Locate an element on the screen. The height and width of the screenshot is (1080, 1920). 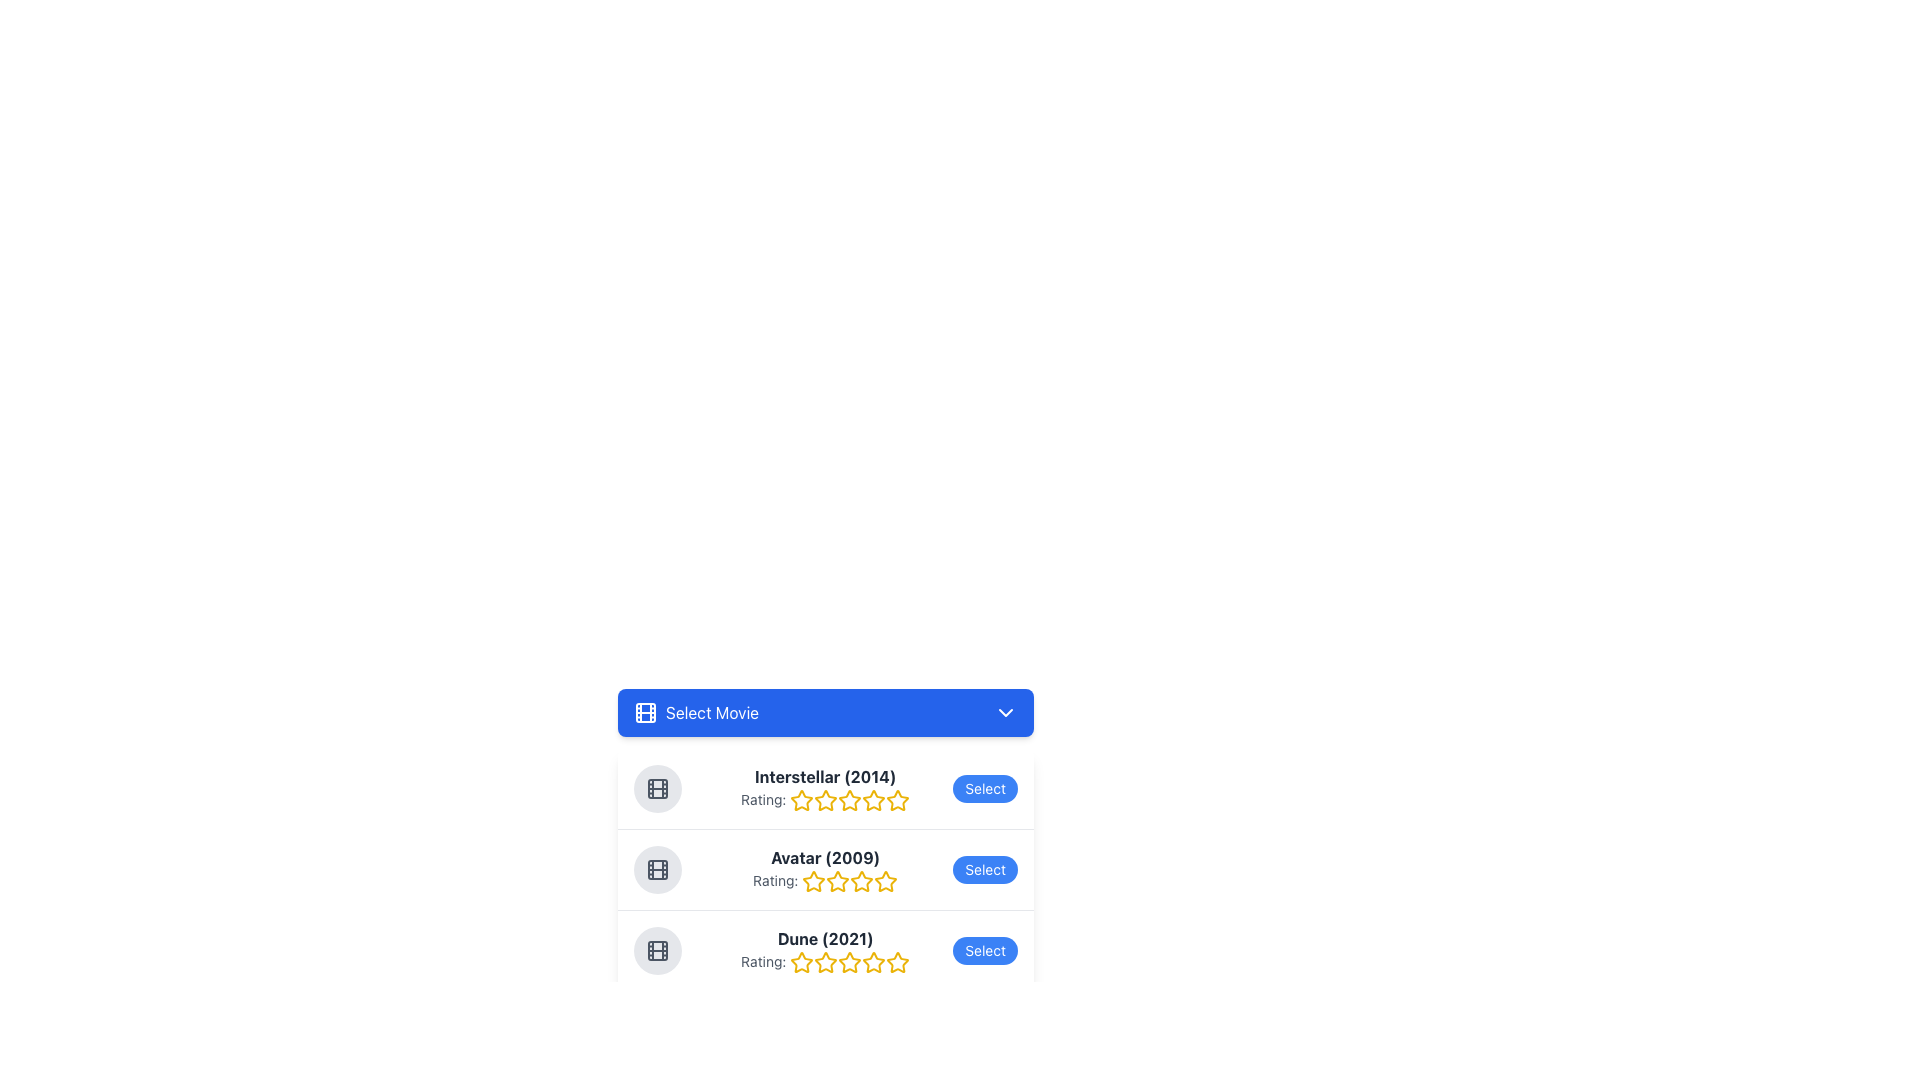
the circular icon with a gray background and film reel SVG representation located at the leftmost section of the row labeled 'Interstellar (2014) Rating:' is located at coordinates (657, 788).